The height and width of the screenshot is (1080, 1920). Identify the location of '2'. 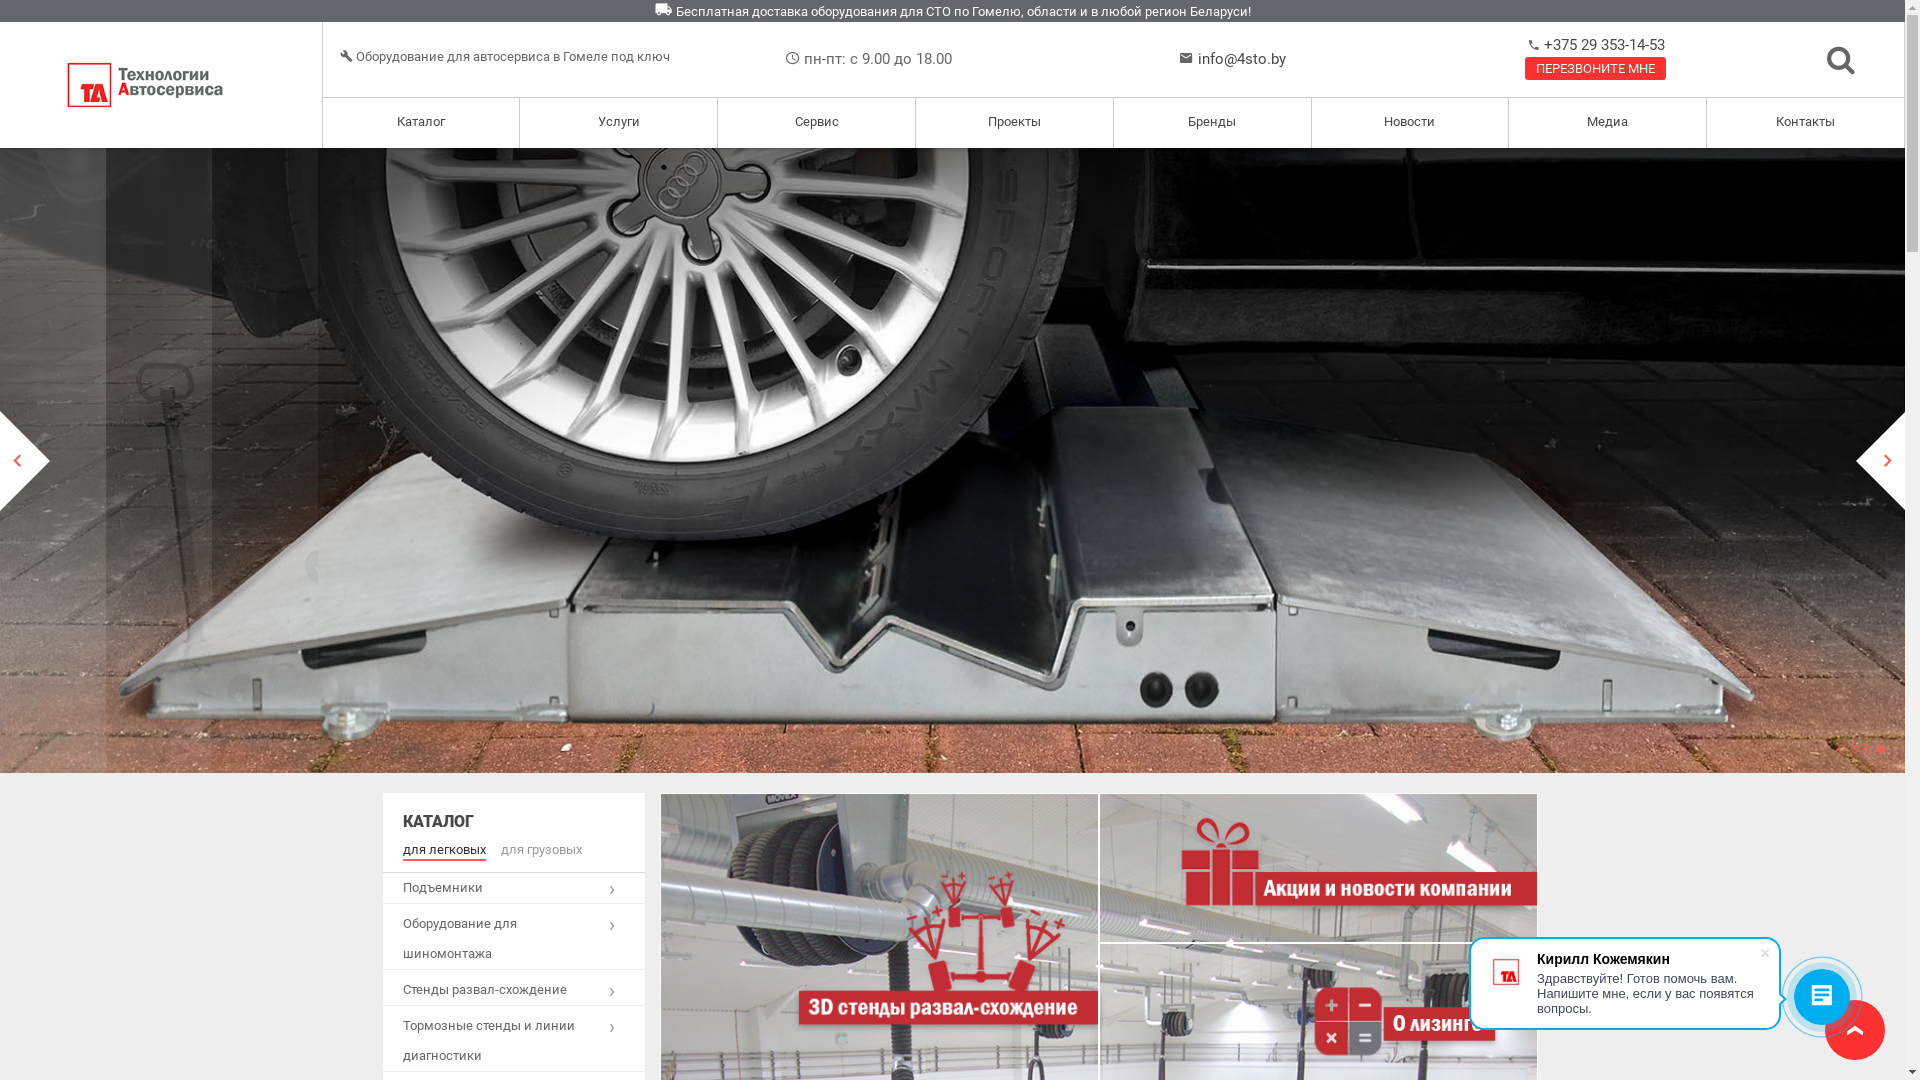
(1853, 748).